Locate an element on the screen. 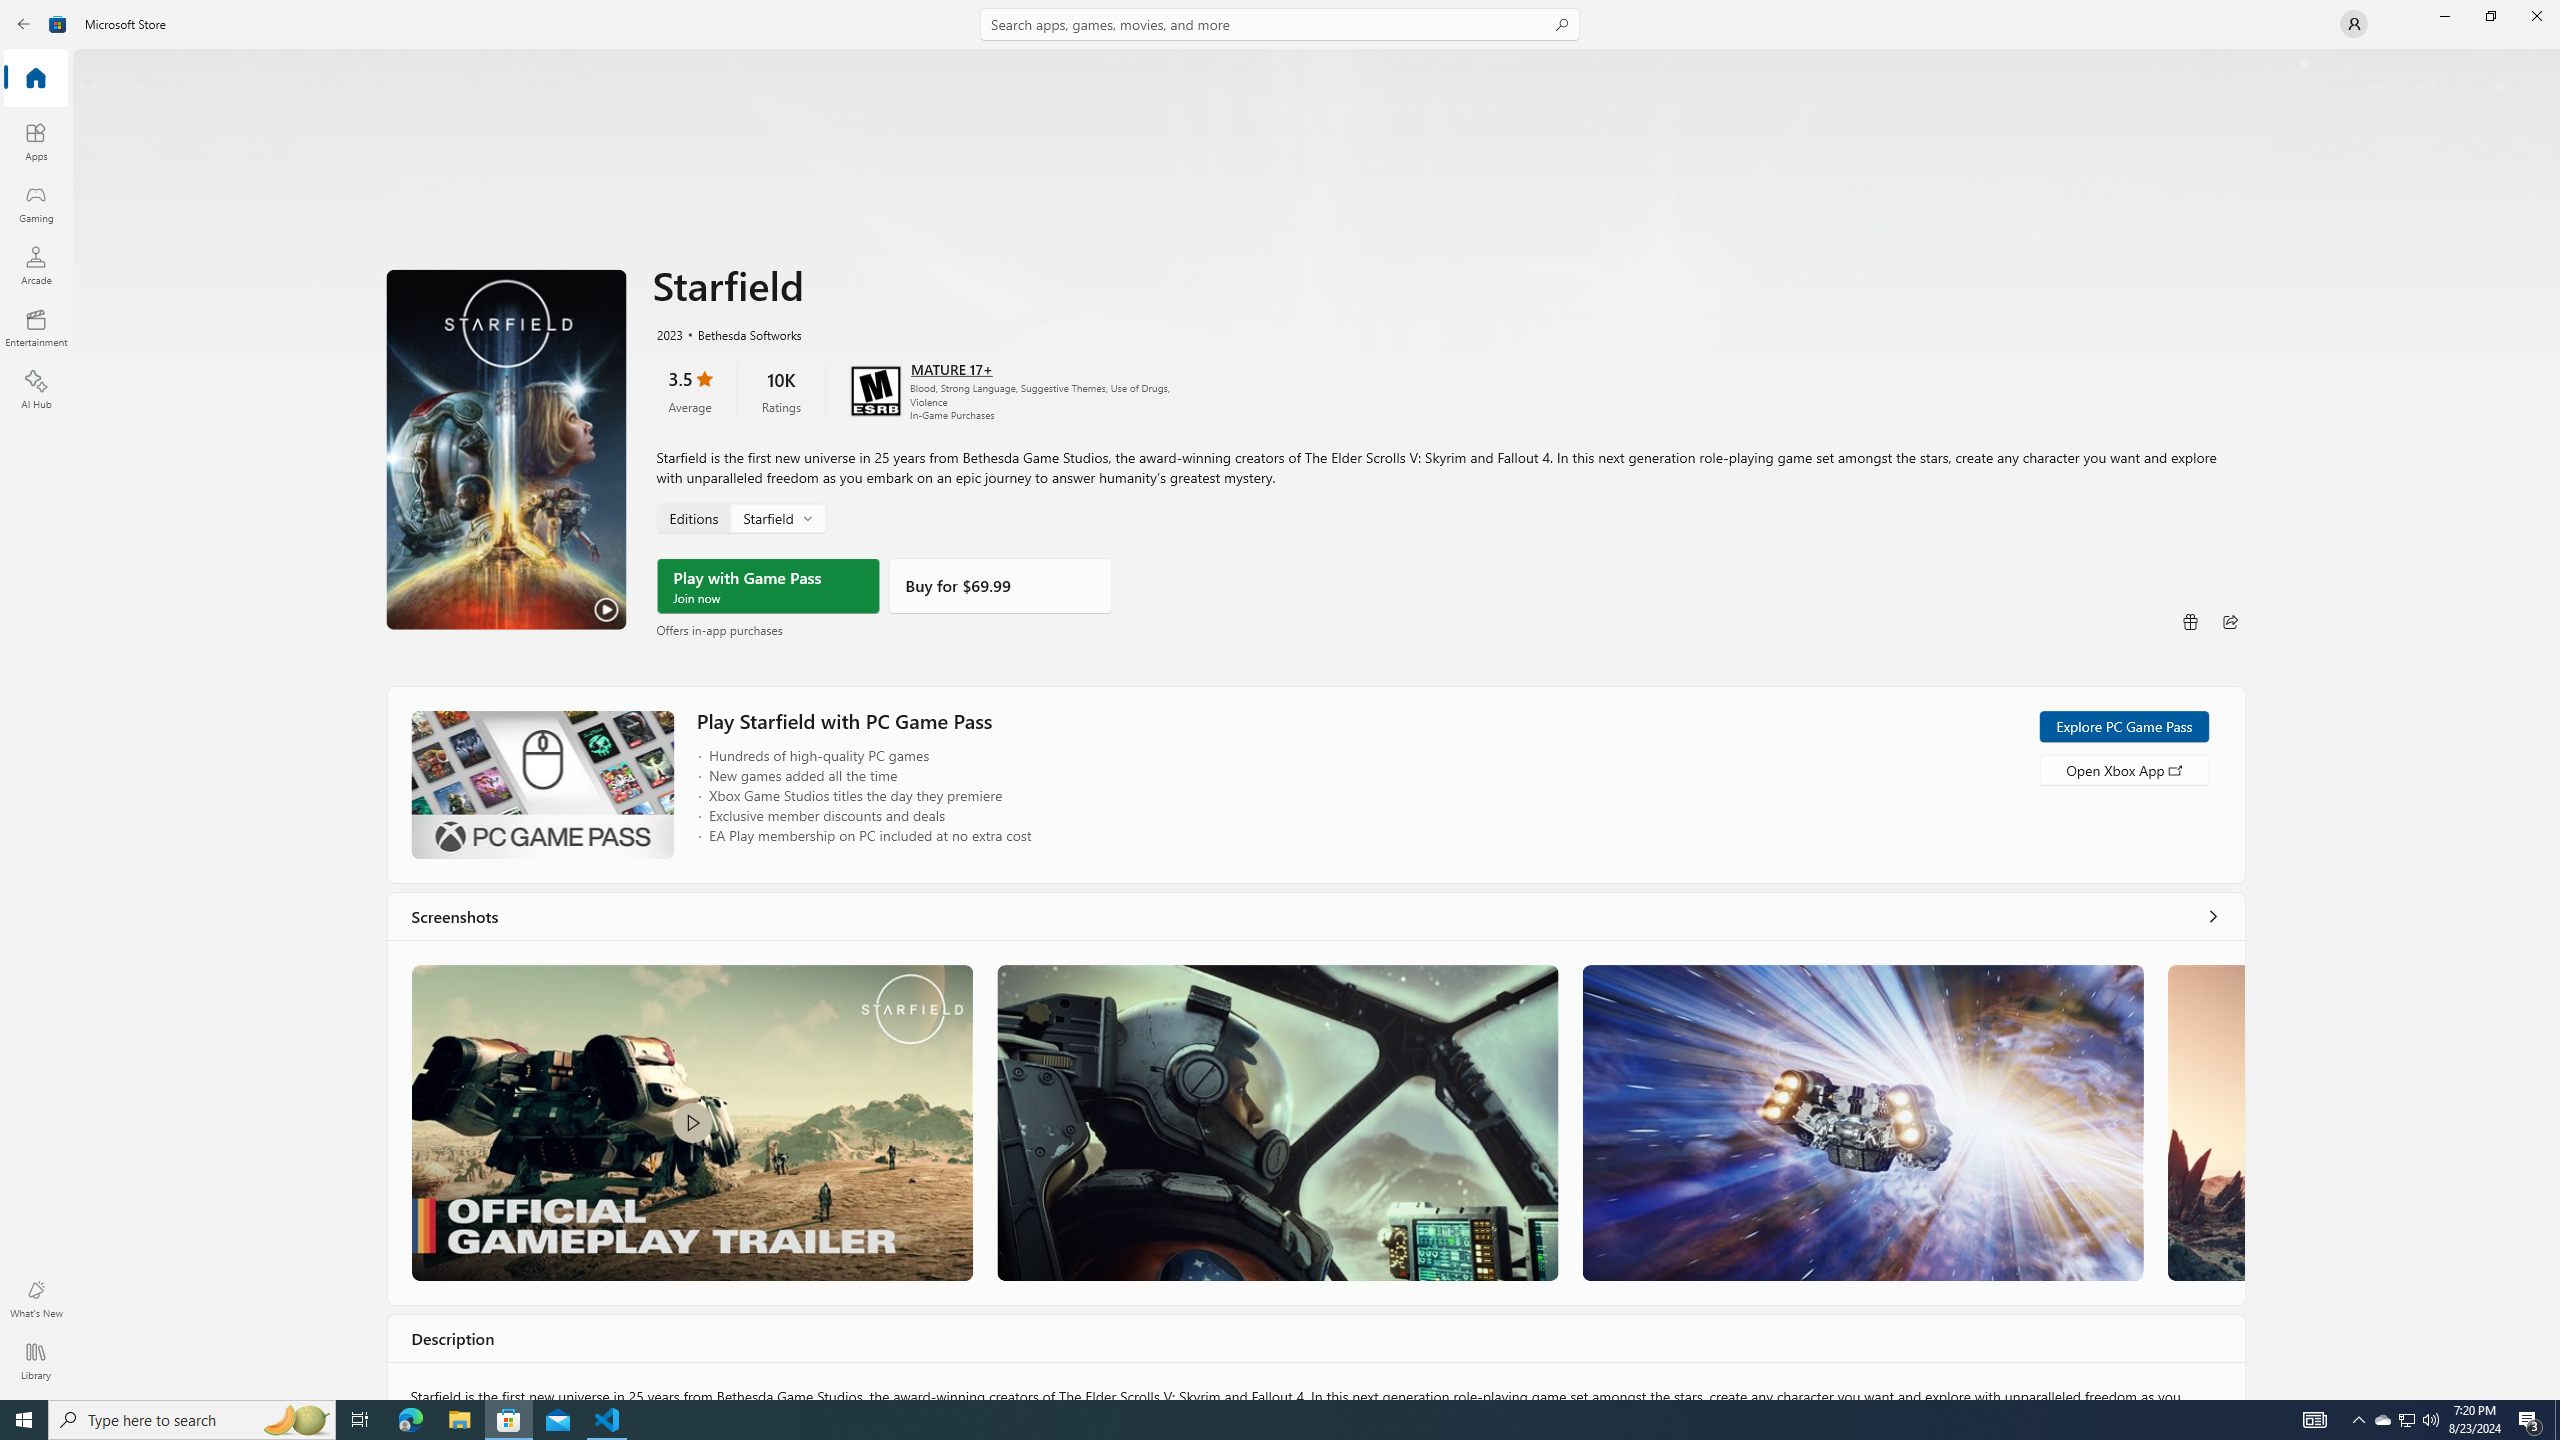 This screenshot has height=1440, width=2560. 'What' is located at coordinates (34, 1298).